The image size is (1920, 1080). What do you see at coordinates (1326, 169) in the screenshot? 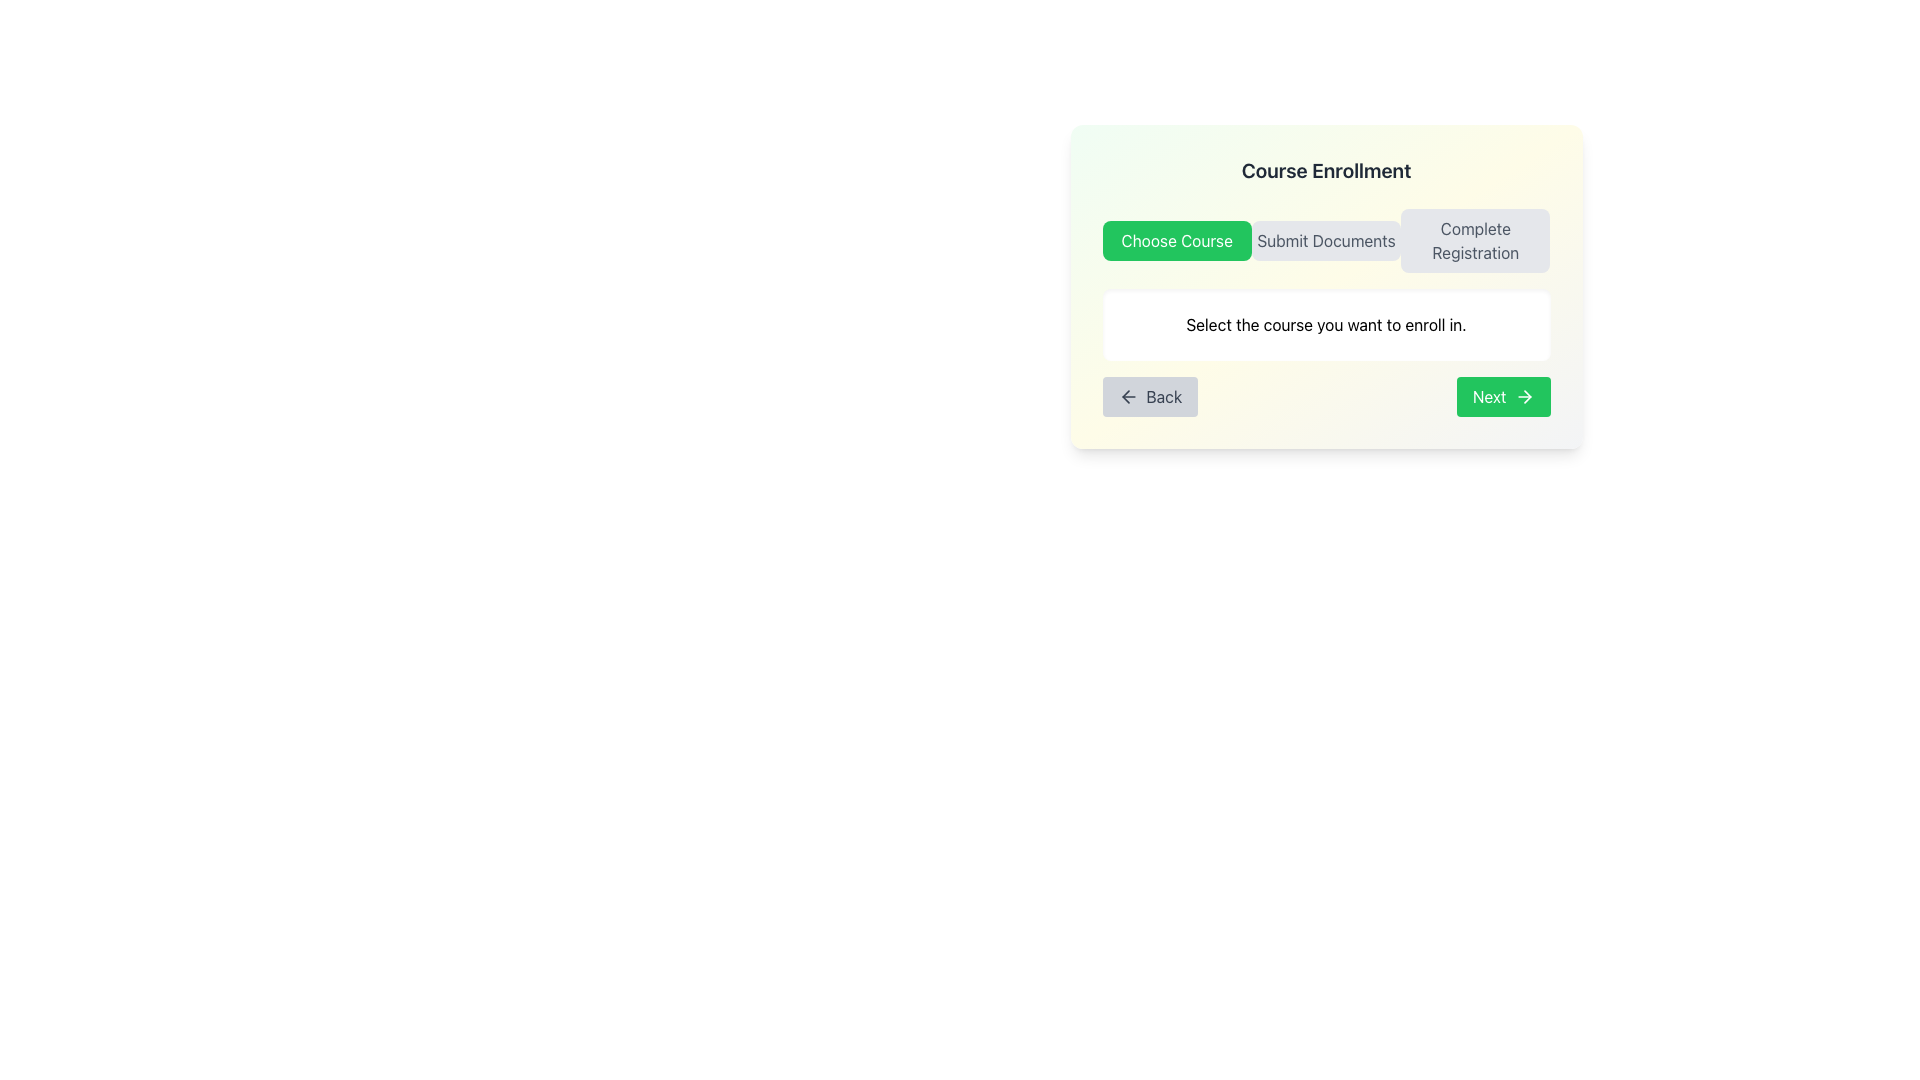
I see `the Text Label that serves as a title or heading, providing context to the content below it` at bounding box center [1326, 169].